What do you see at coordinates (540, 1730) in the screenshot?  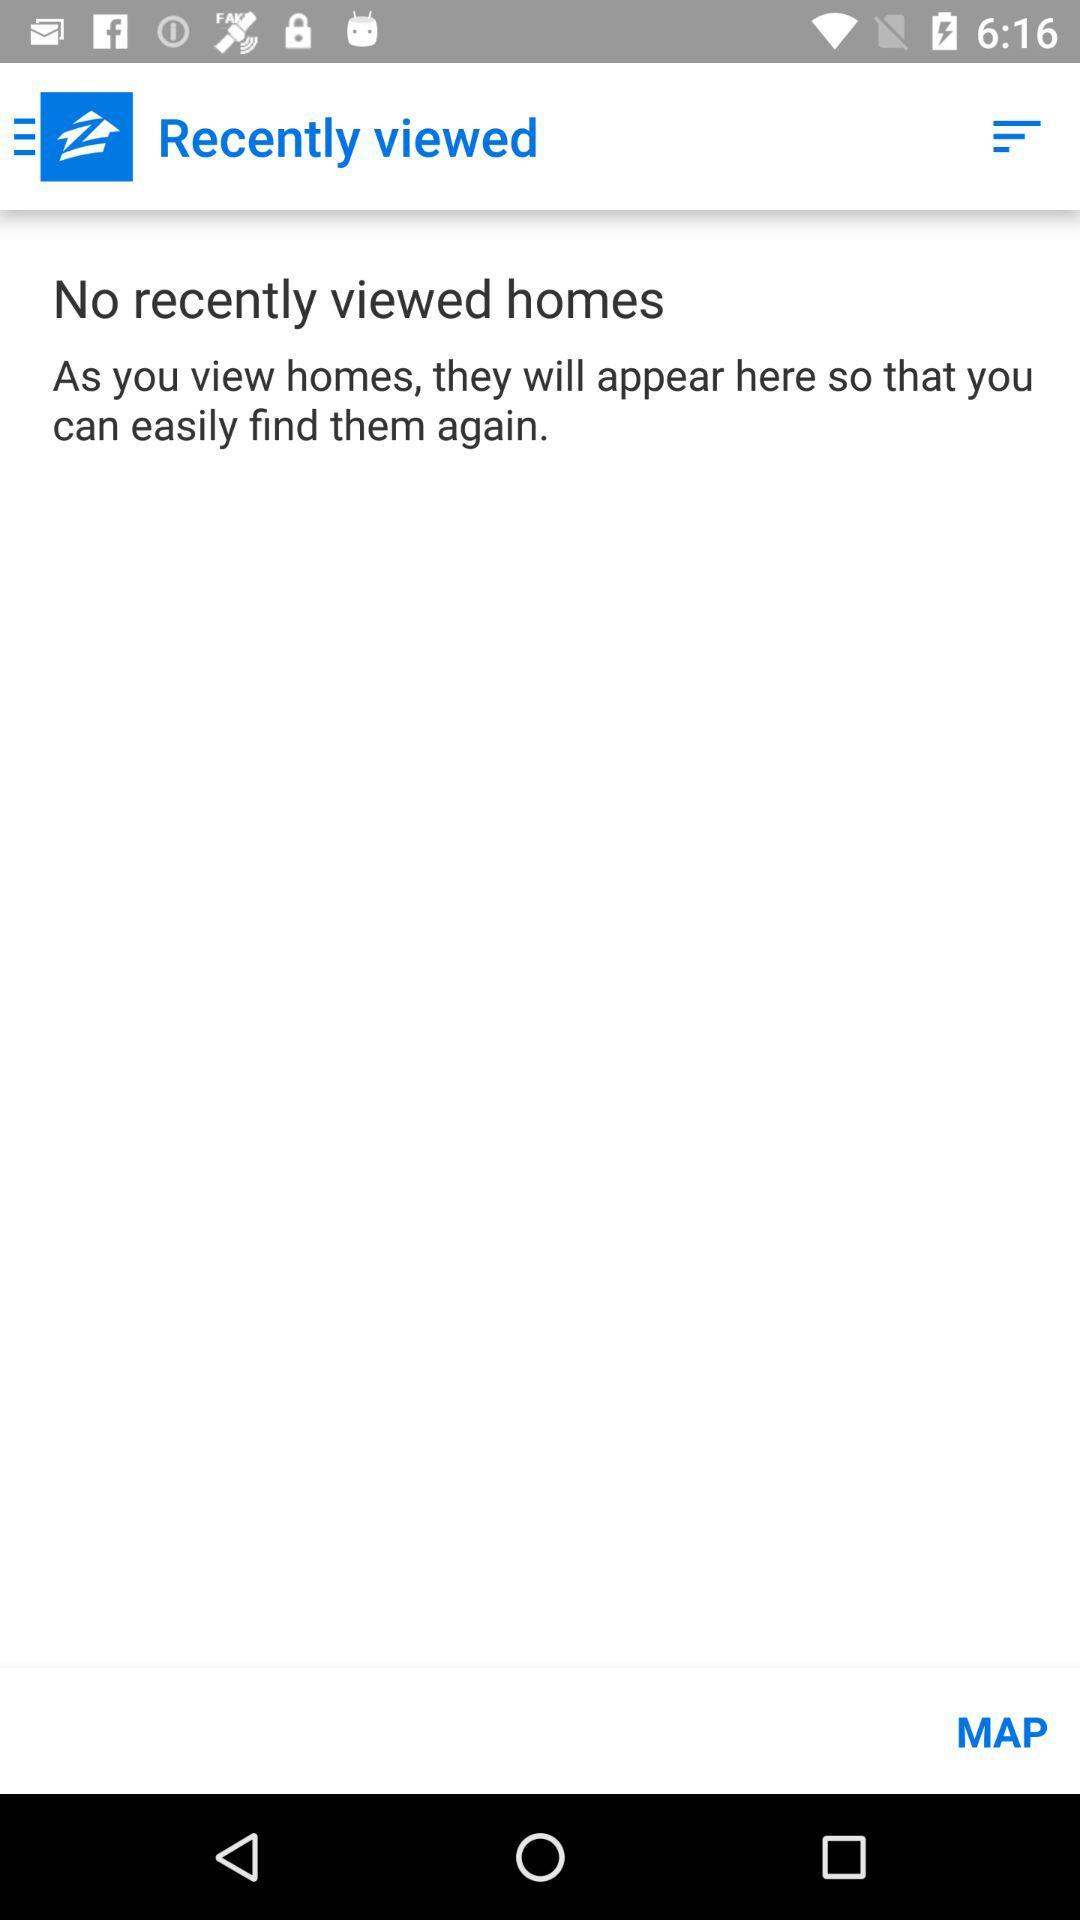 I see `item below the as you view item` at bounding box center [540, 1730].